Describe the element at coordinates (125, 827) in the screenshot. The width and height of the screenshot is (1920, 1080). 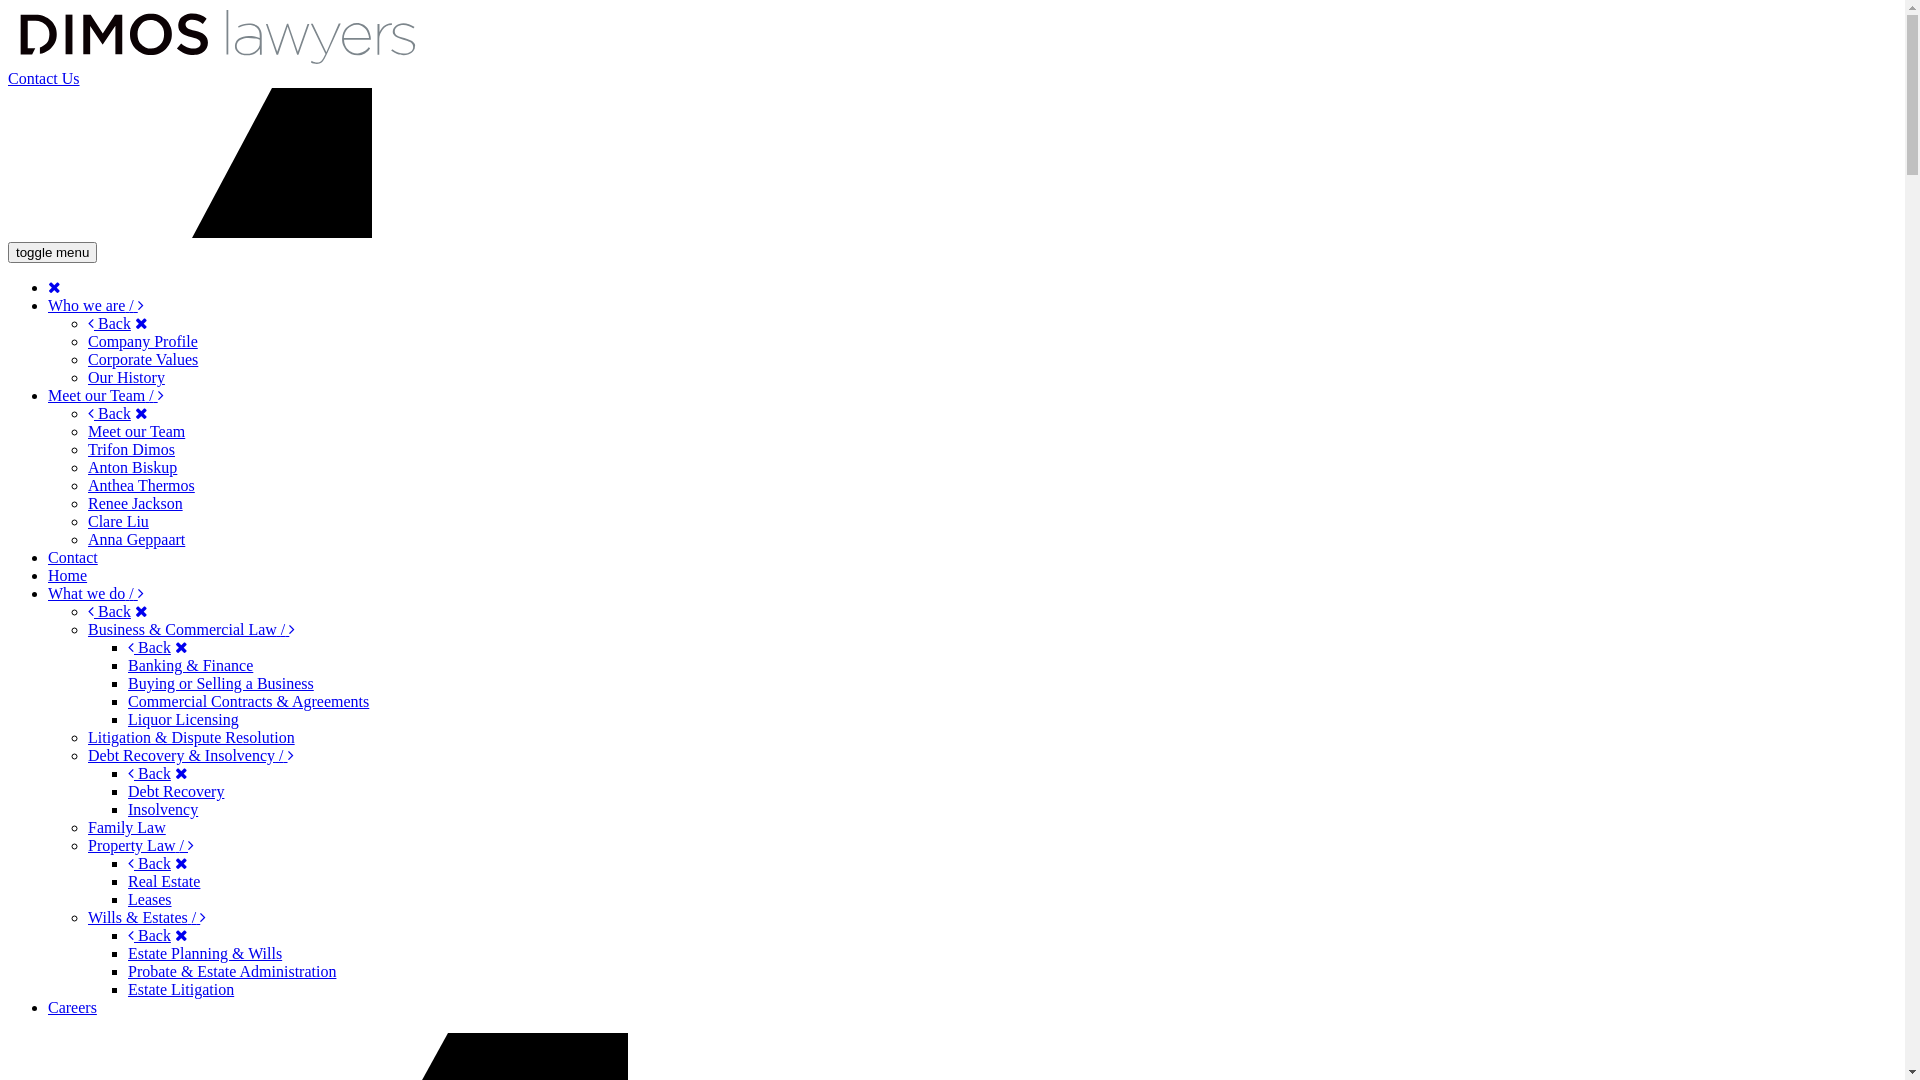
I see `'Family Law'` at that location.